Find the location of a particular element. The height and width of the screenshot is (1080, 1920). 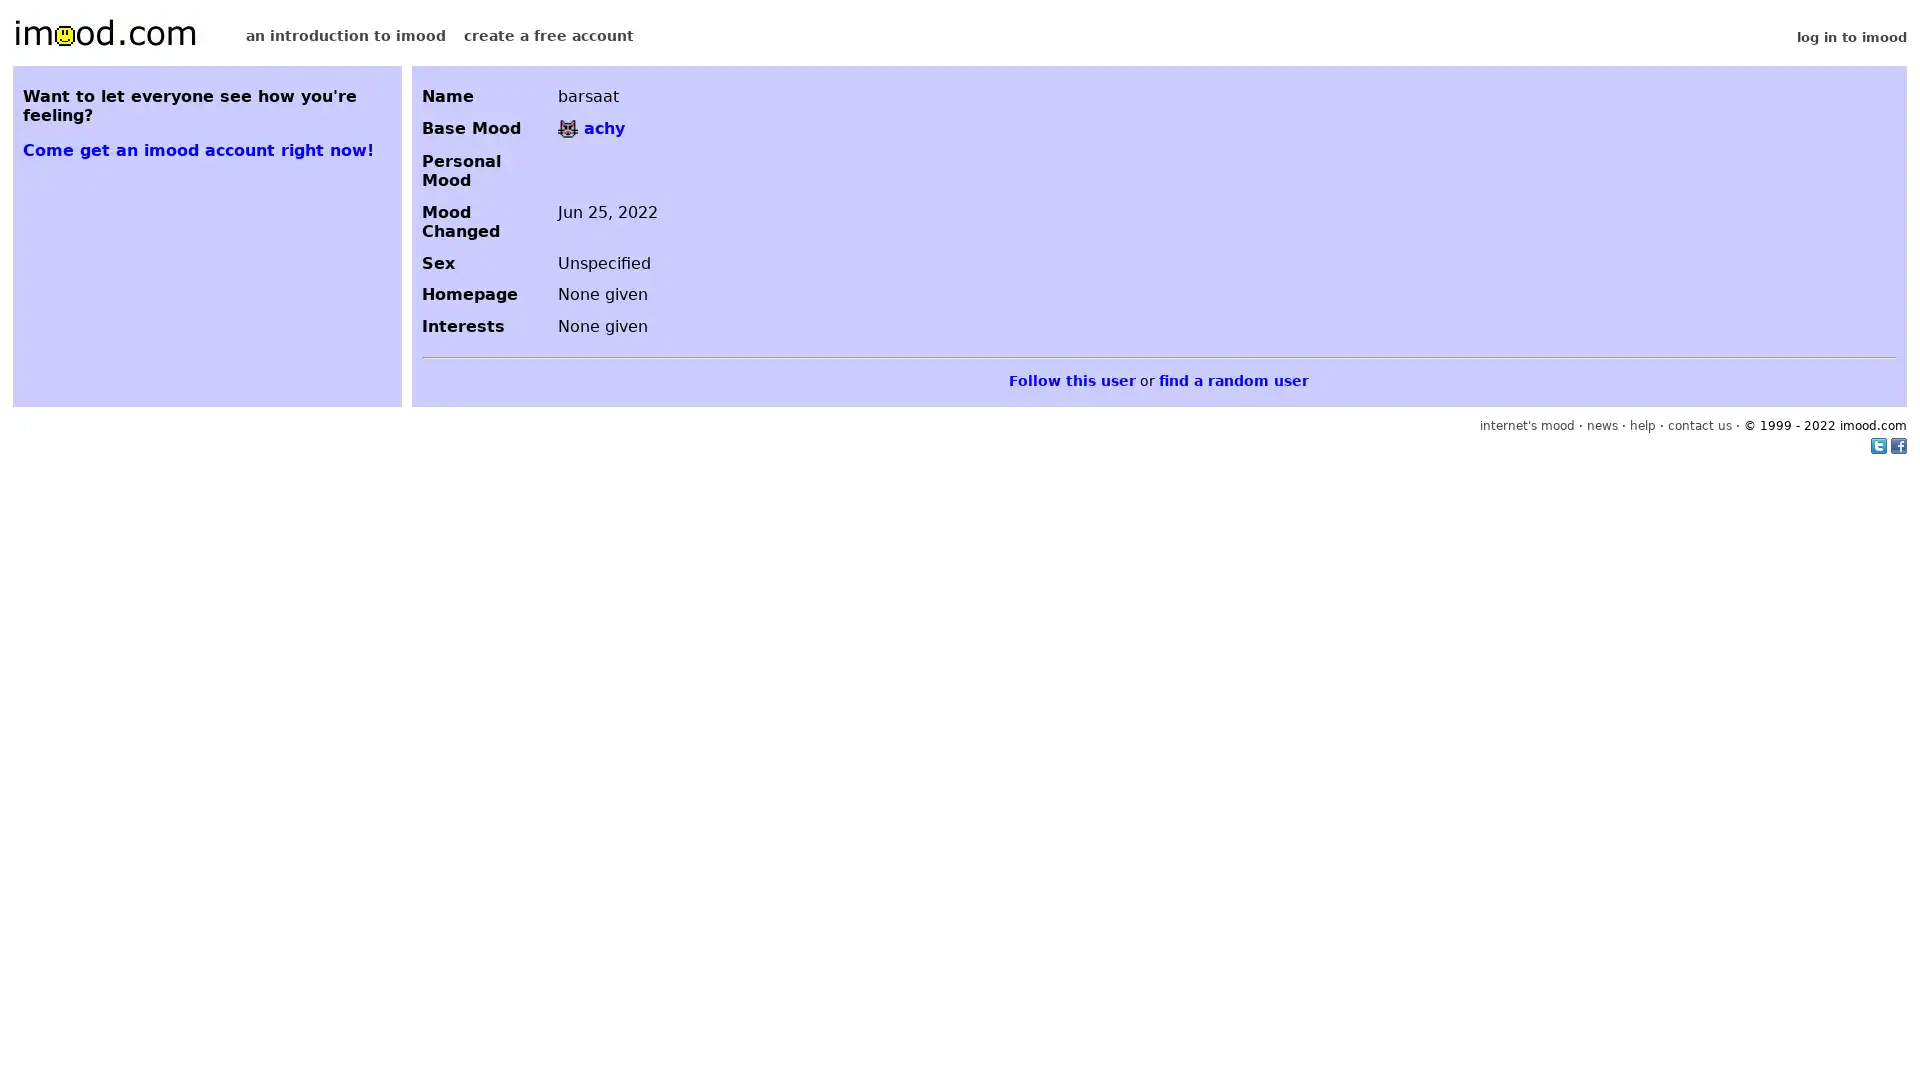

Follow this user is located at coordinates (1071, 380).